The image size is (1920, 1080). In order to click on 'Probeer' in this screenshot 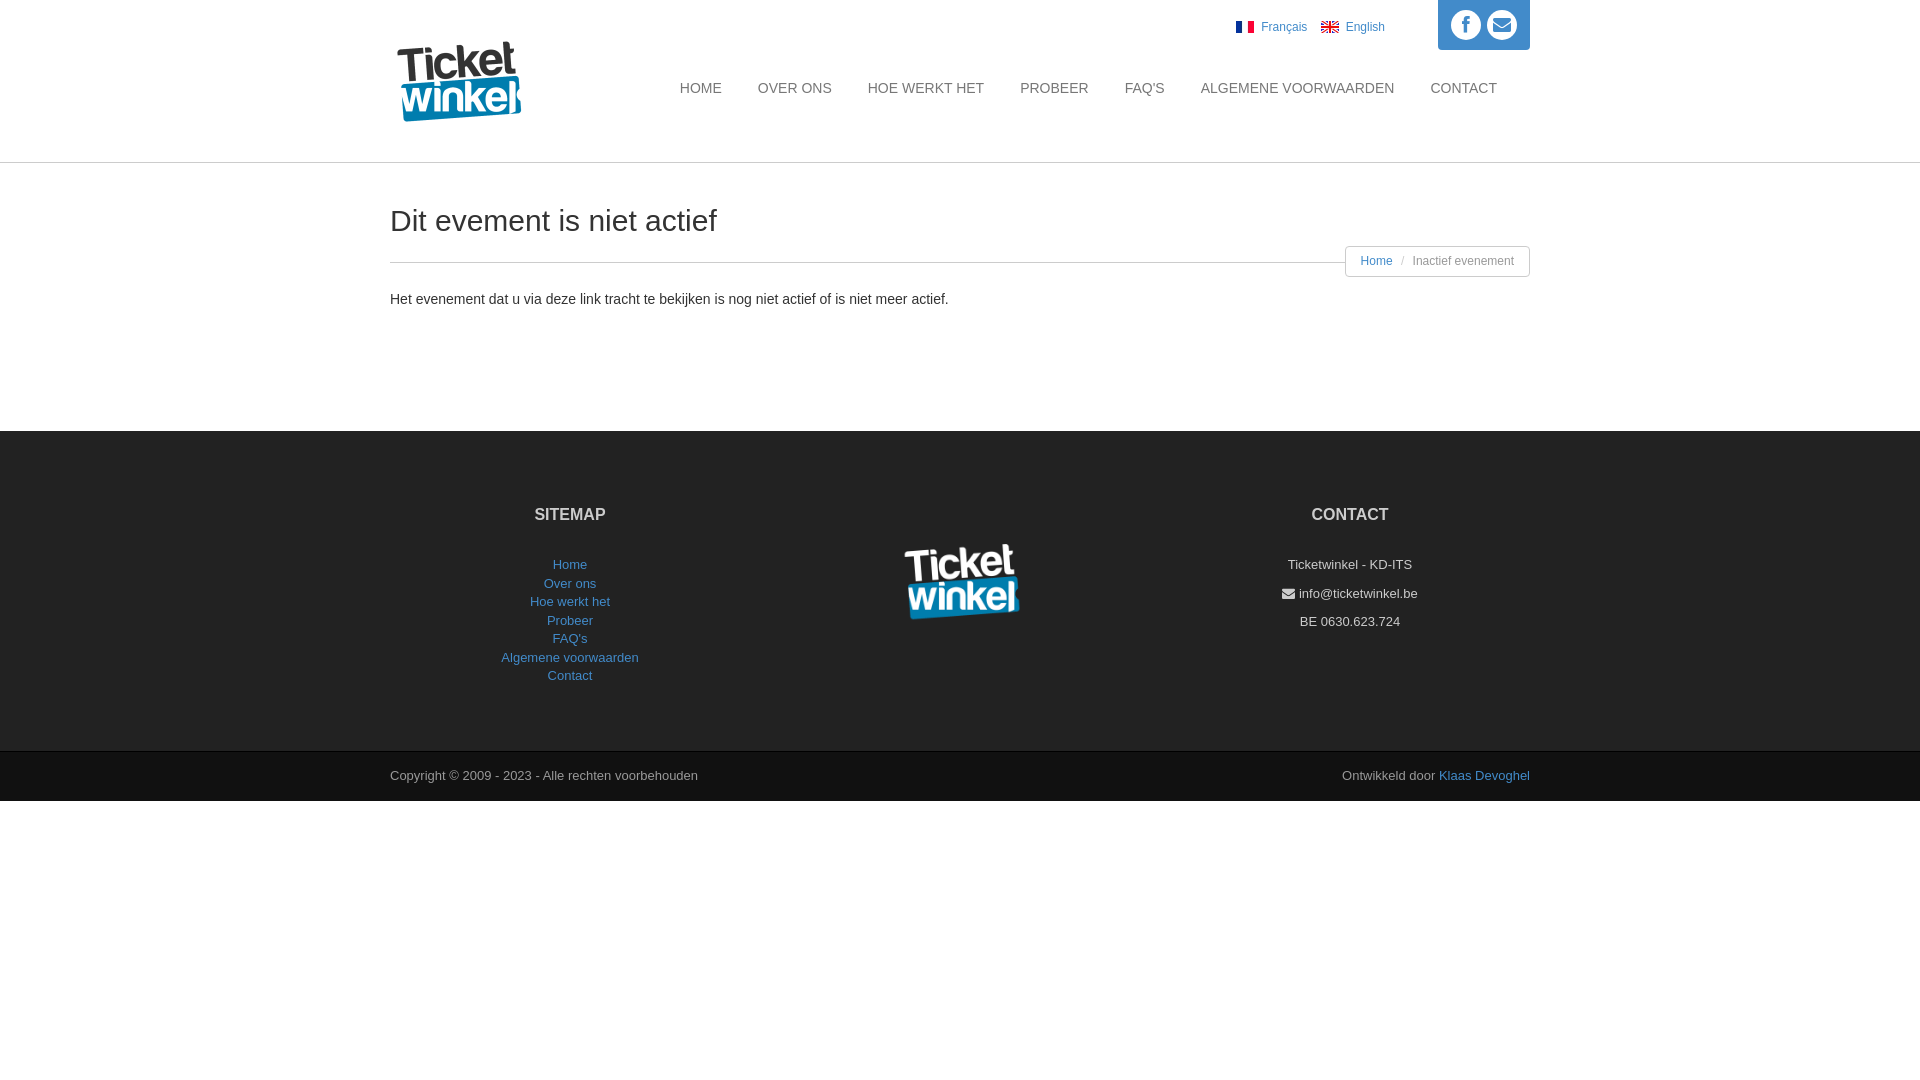, I will do `click(569, 619)`.